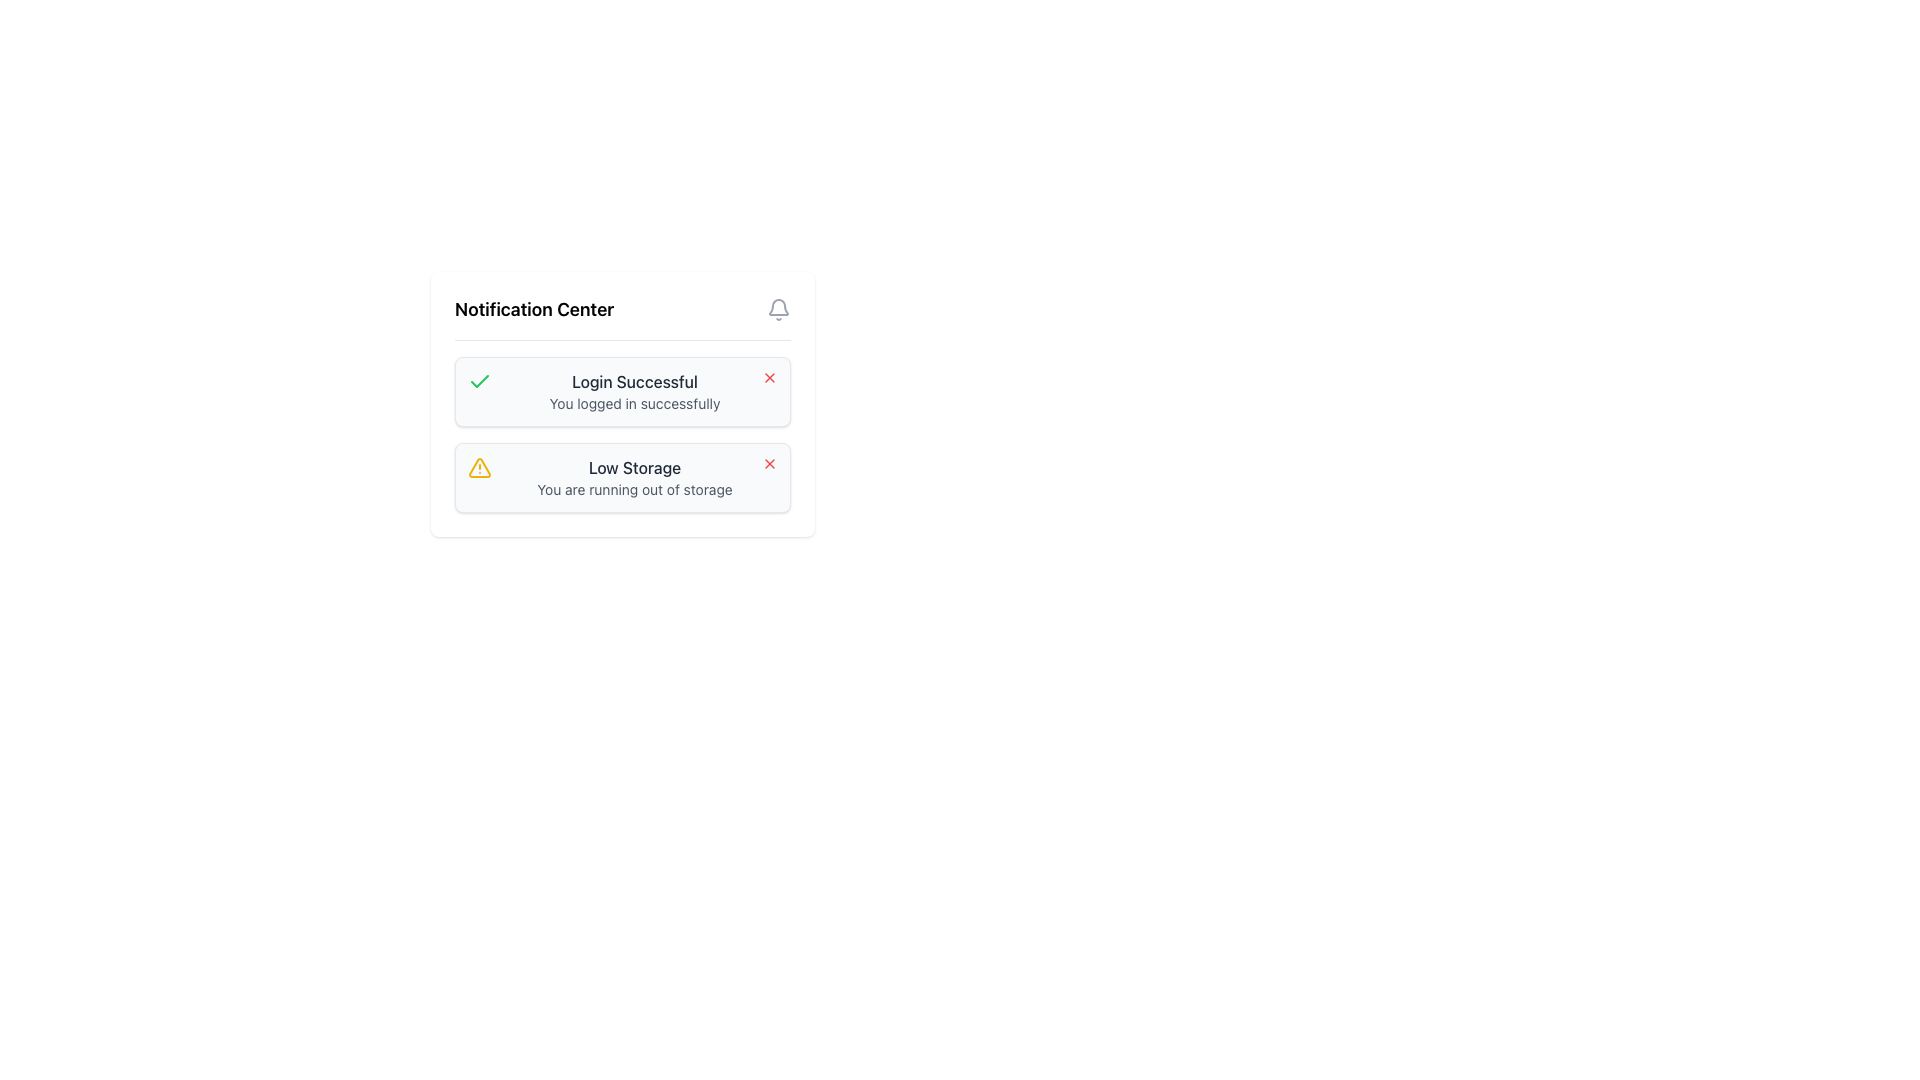 The width and height of the screenshot is (1920, 1080). I want to click on the yellow warning triangle icon with an exclamation mark inside, located in the left-most section of the 'Low Storage' notification card, so click(480, 467).